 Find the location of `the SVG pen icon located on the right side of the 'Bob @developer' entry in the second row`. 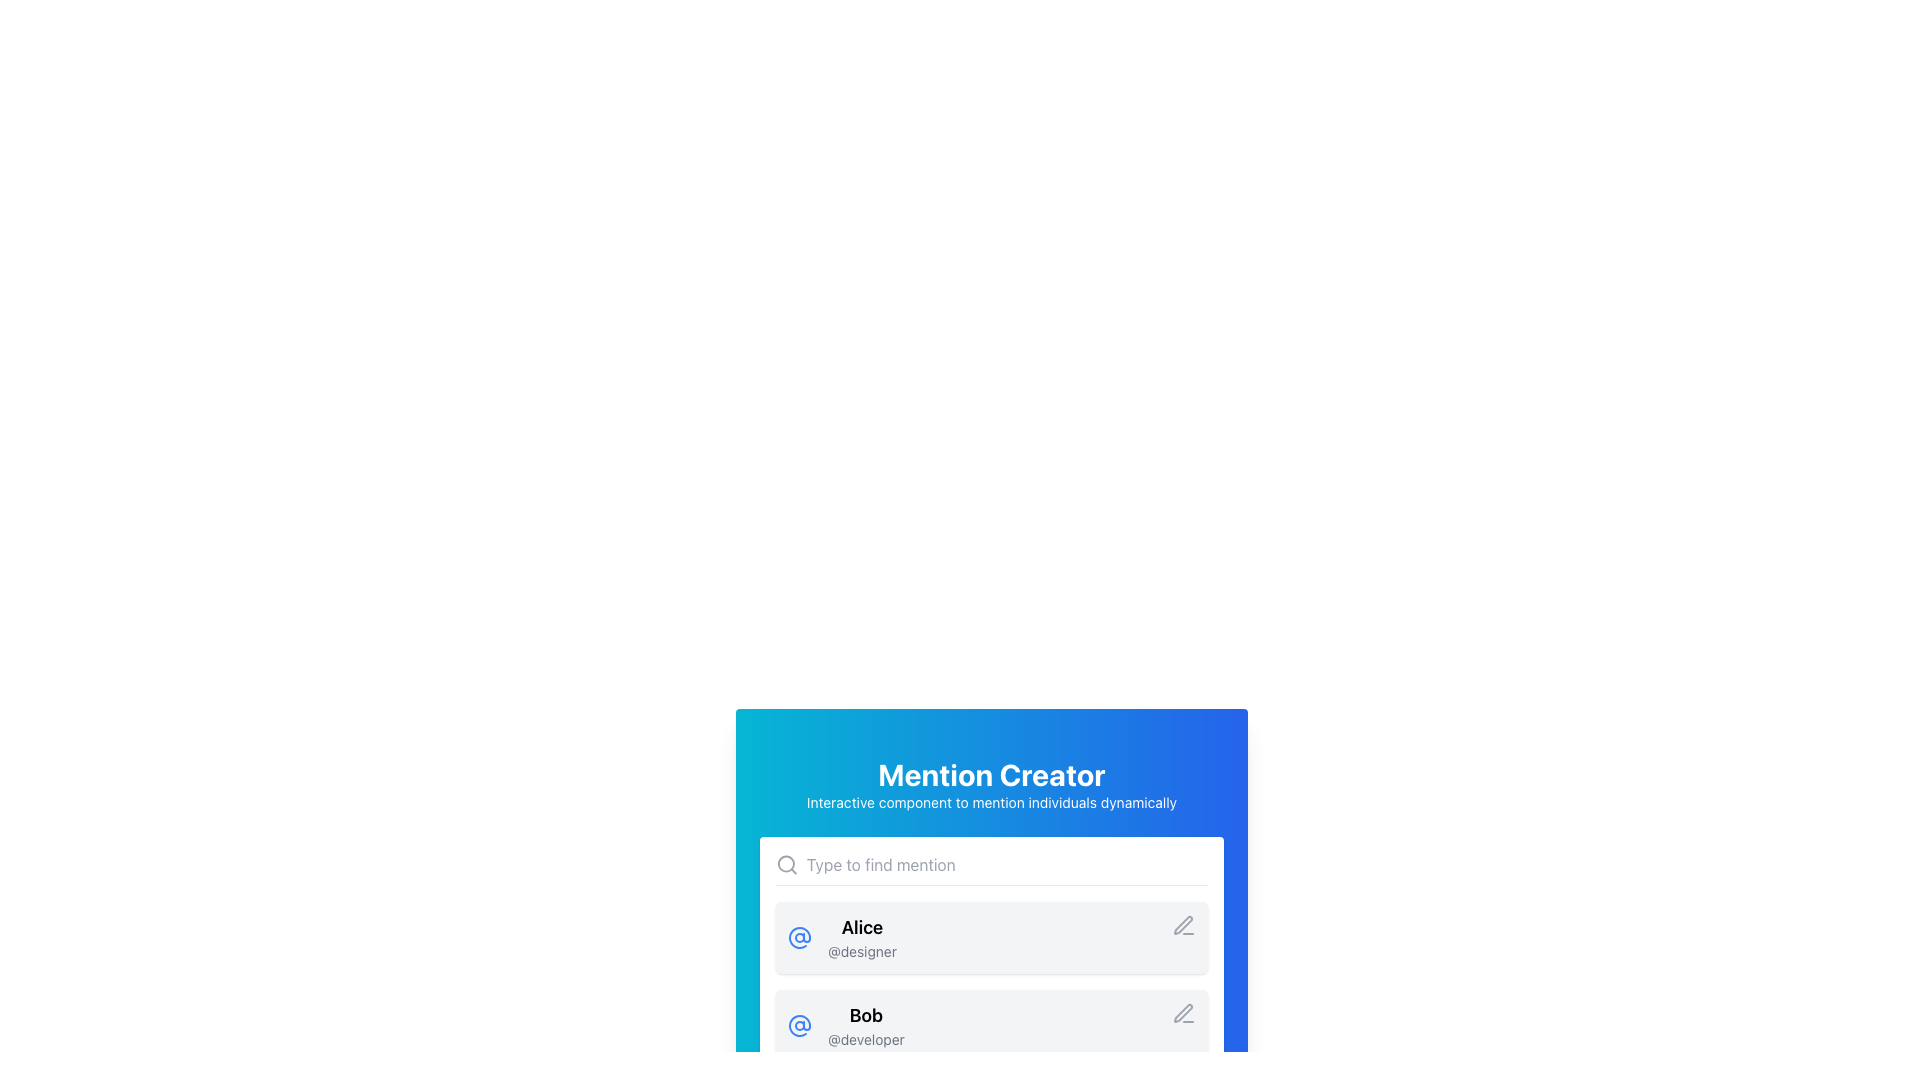

the SVG pen icon located on the right side of the 'Bob @developer' entry in the second row is located at coordinates (1182, 1013).